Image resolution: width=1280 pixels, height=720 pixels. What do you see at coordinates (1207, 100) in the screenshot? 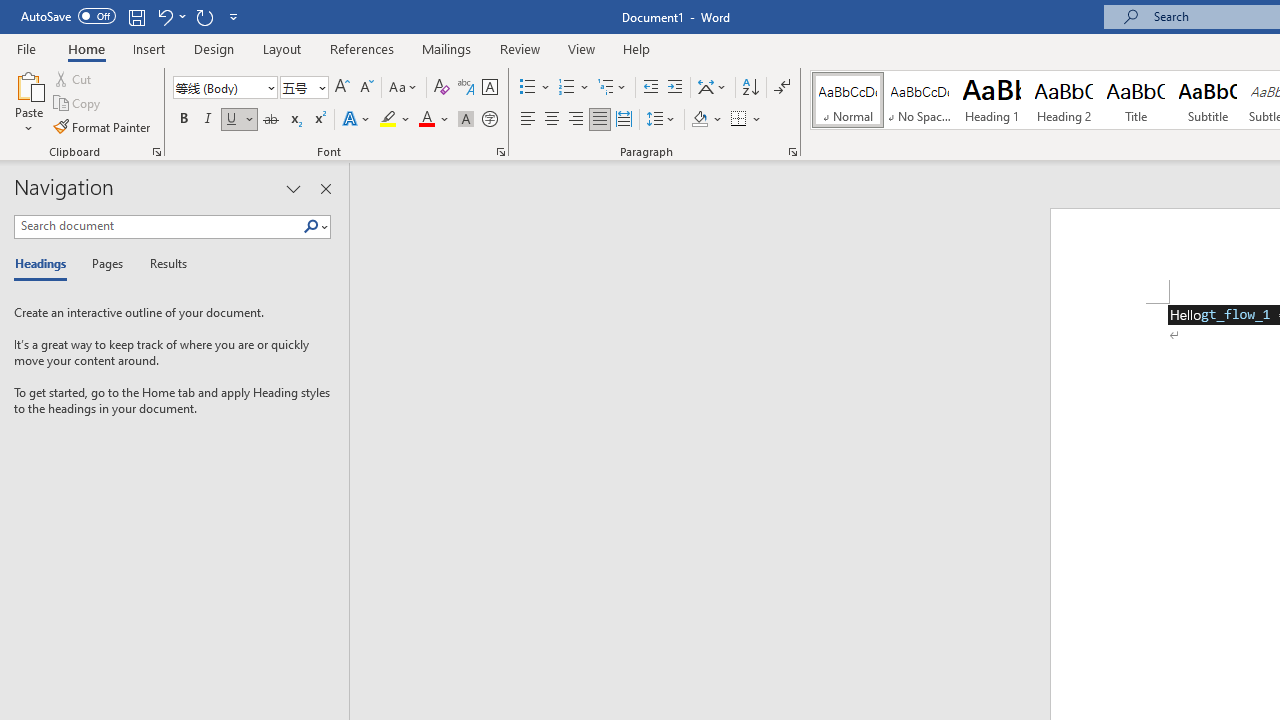
I see `'Subtitle'` at bounding box center [1207, 100].